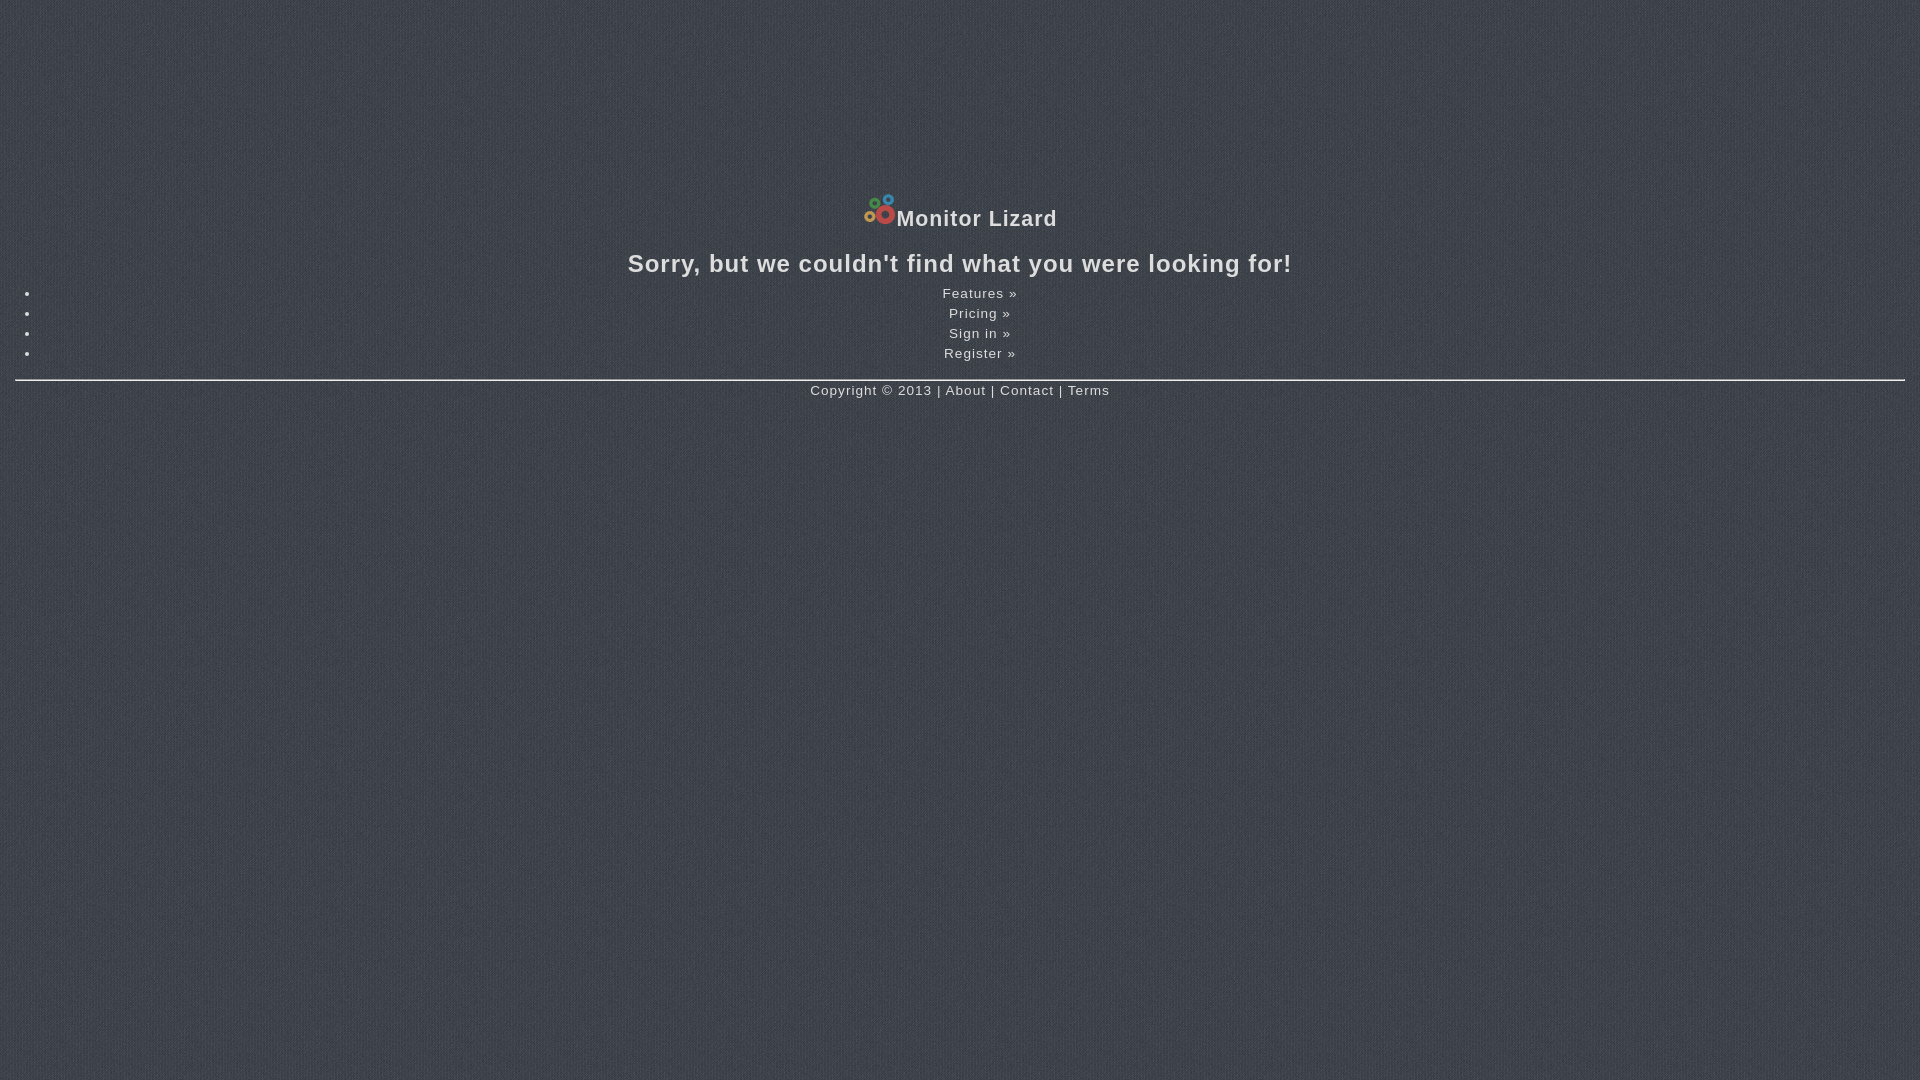 The width and height of the screenshot is (1920, 1080). Describe the element at coordinates (965, 390) in the screenshot. I see `'About'` at that location.